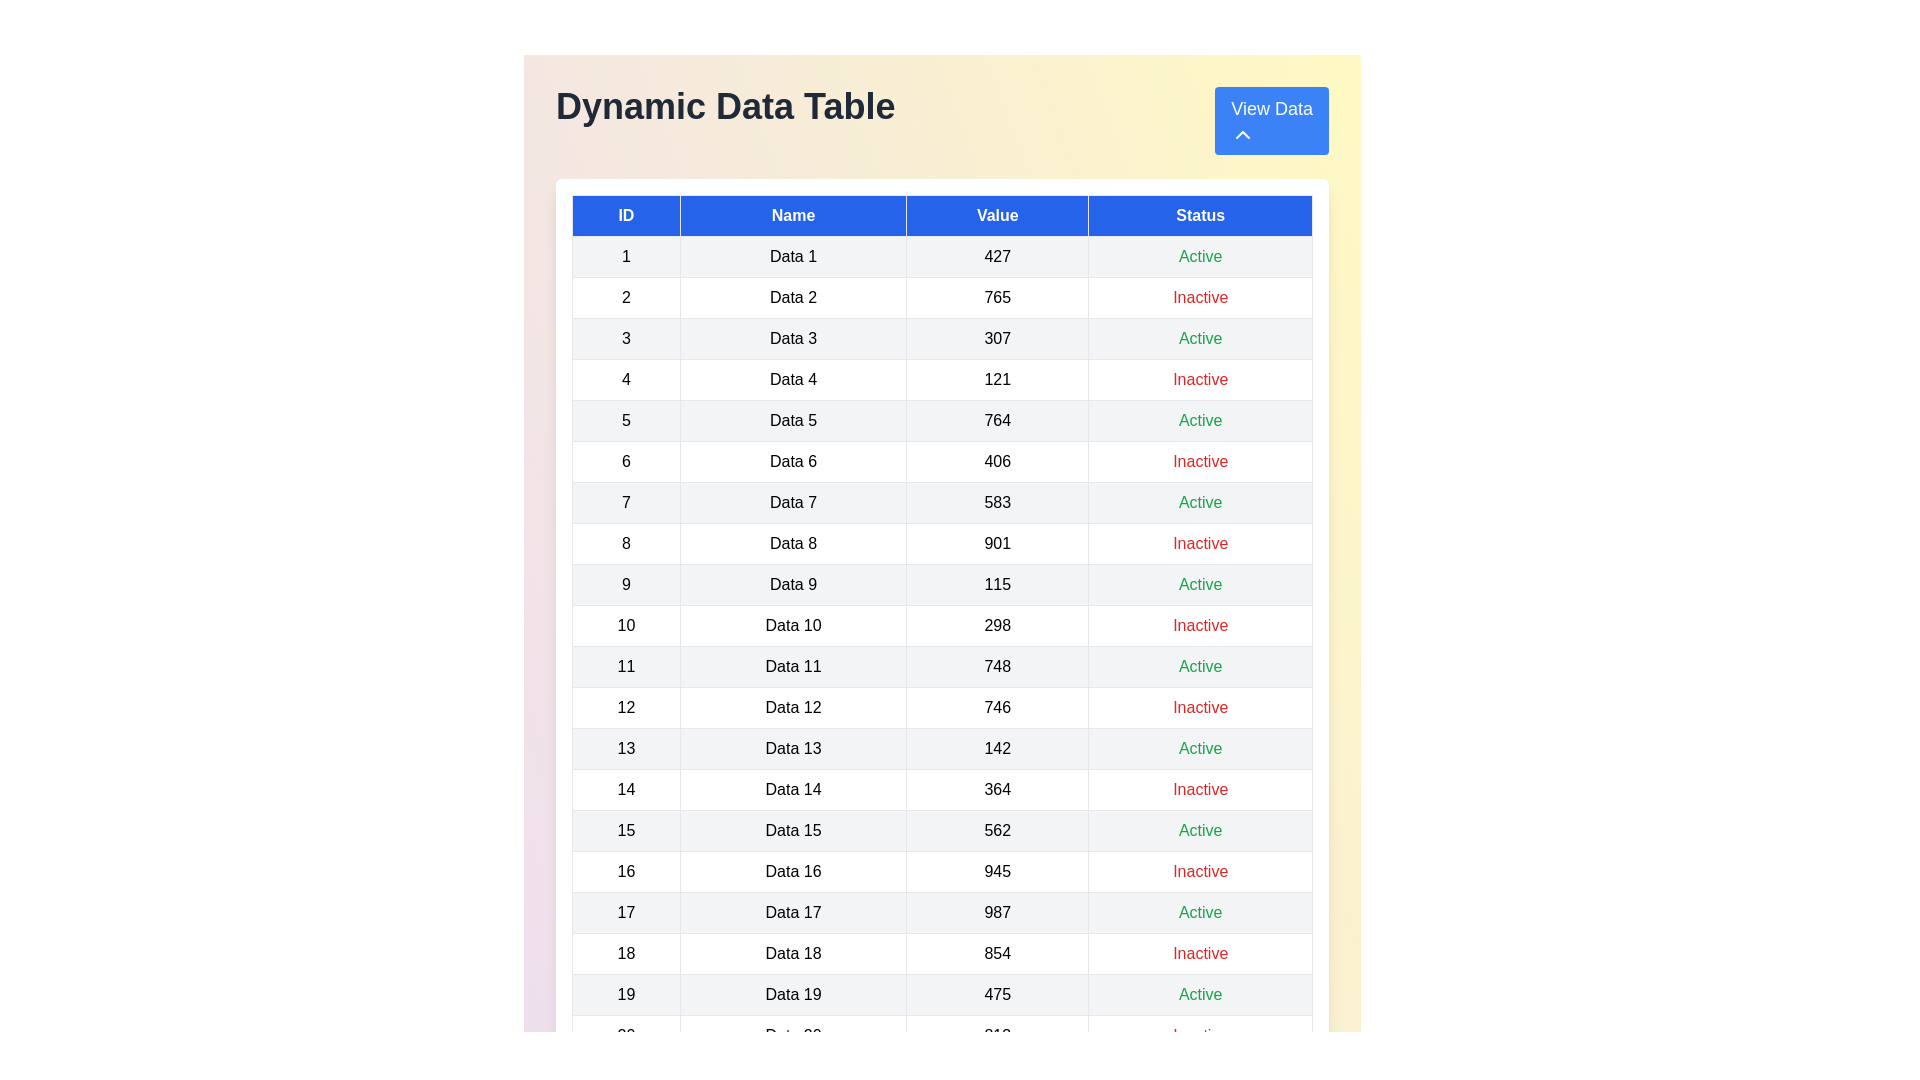 The height and width of the screenshot is (1080, 1920). I want to click on the header of the column to sort by Name, so click(792, 216).